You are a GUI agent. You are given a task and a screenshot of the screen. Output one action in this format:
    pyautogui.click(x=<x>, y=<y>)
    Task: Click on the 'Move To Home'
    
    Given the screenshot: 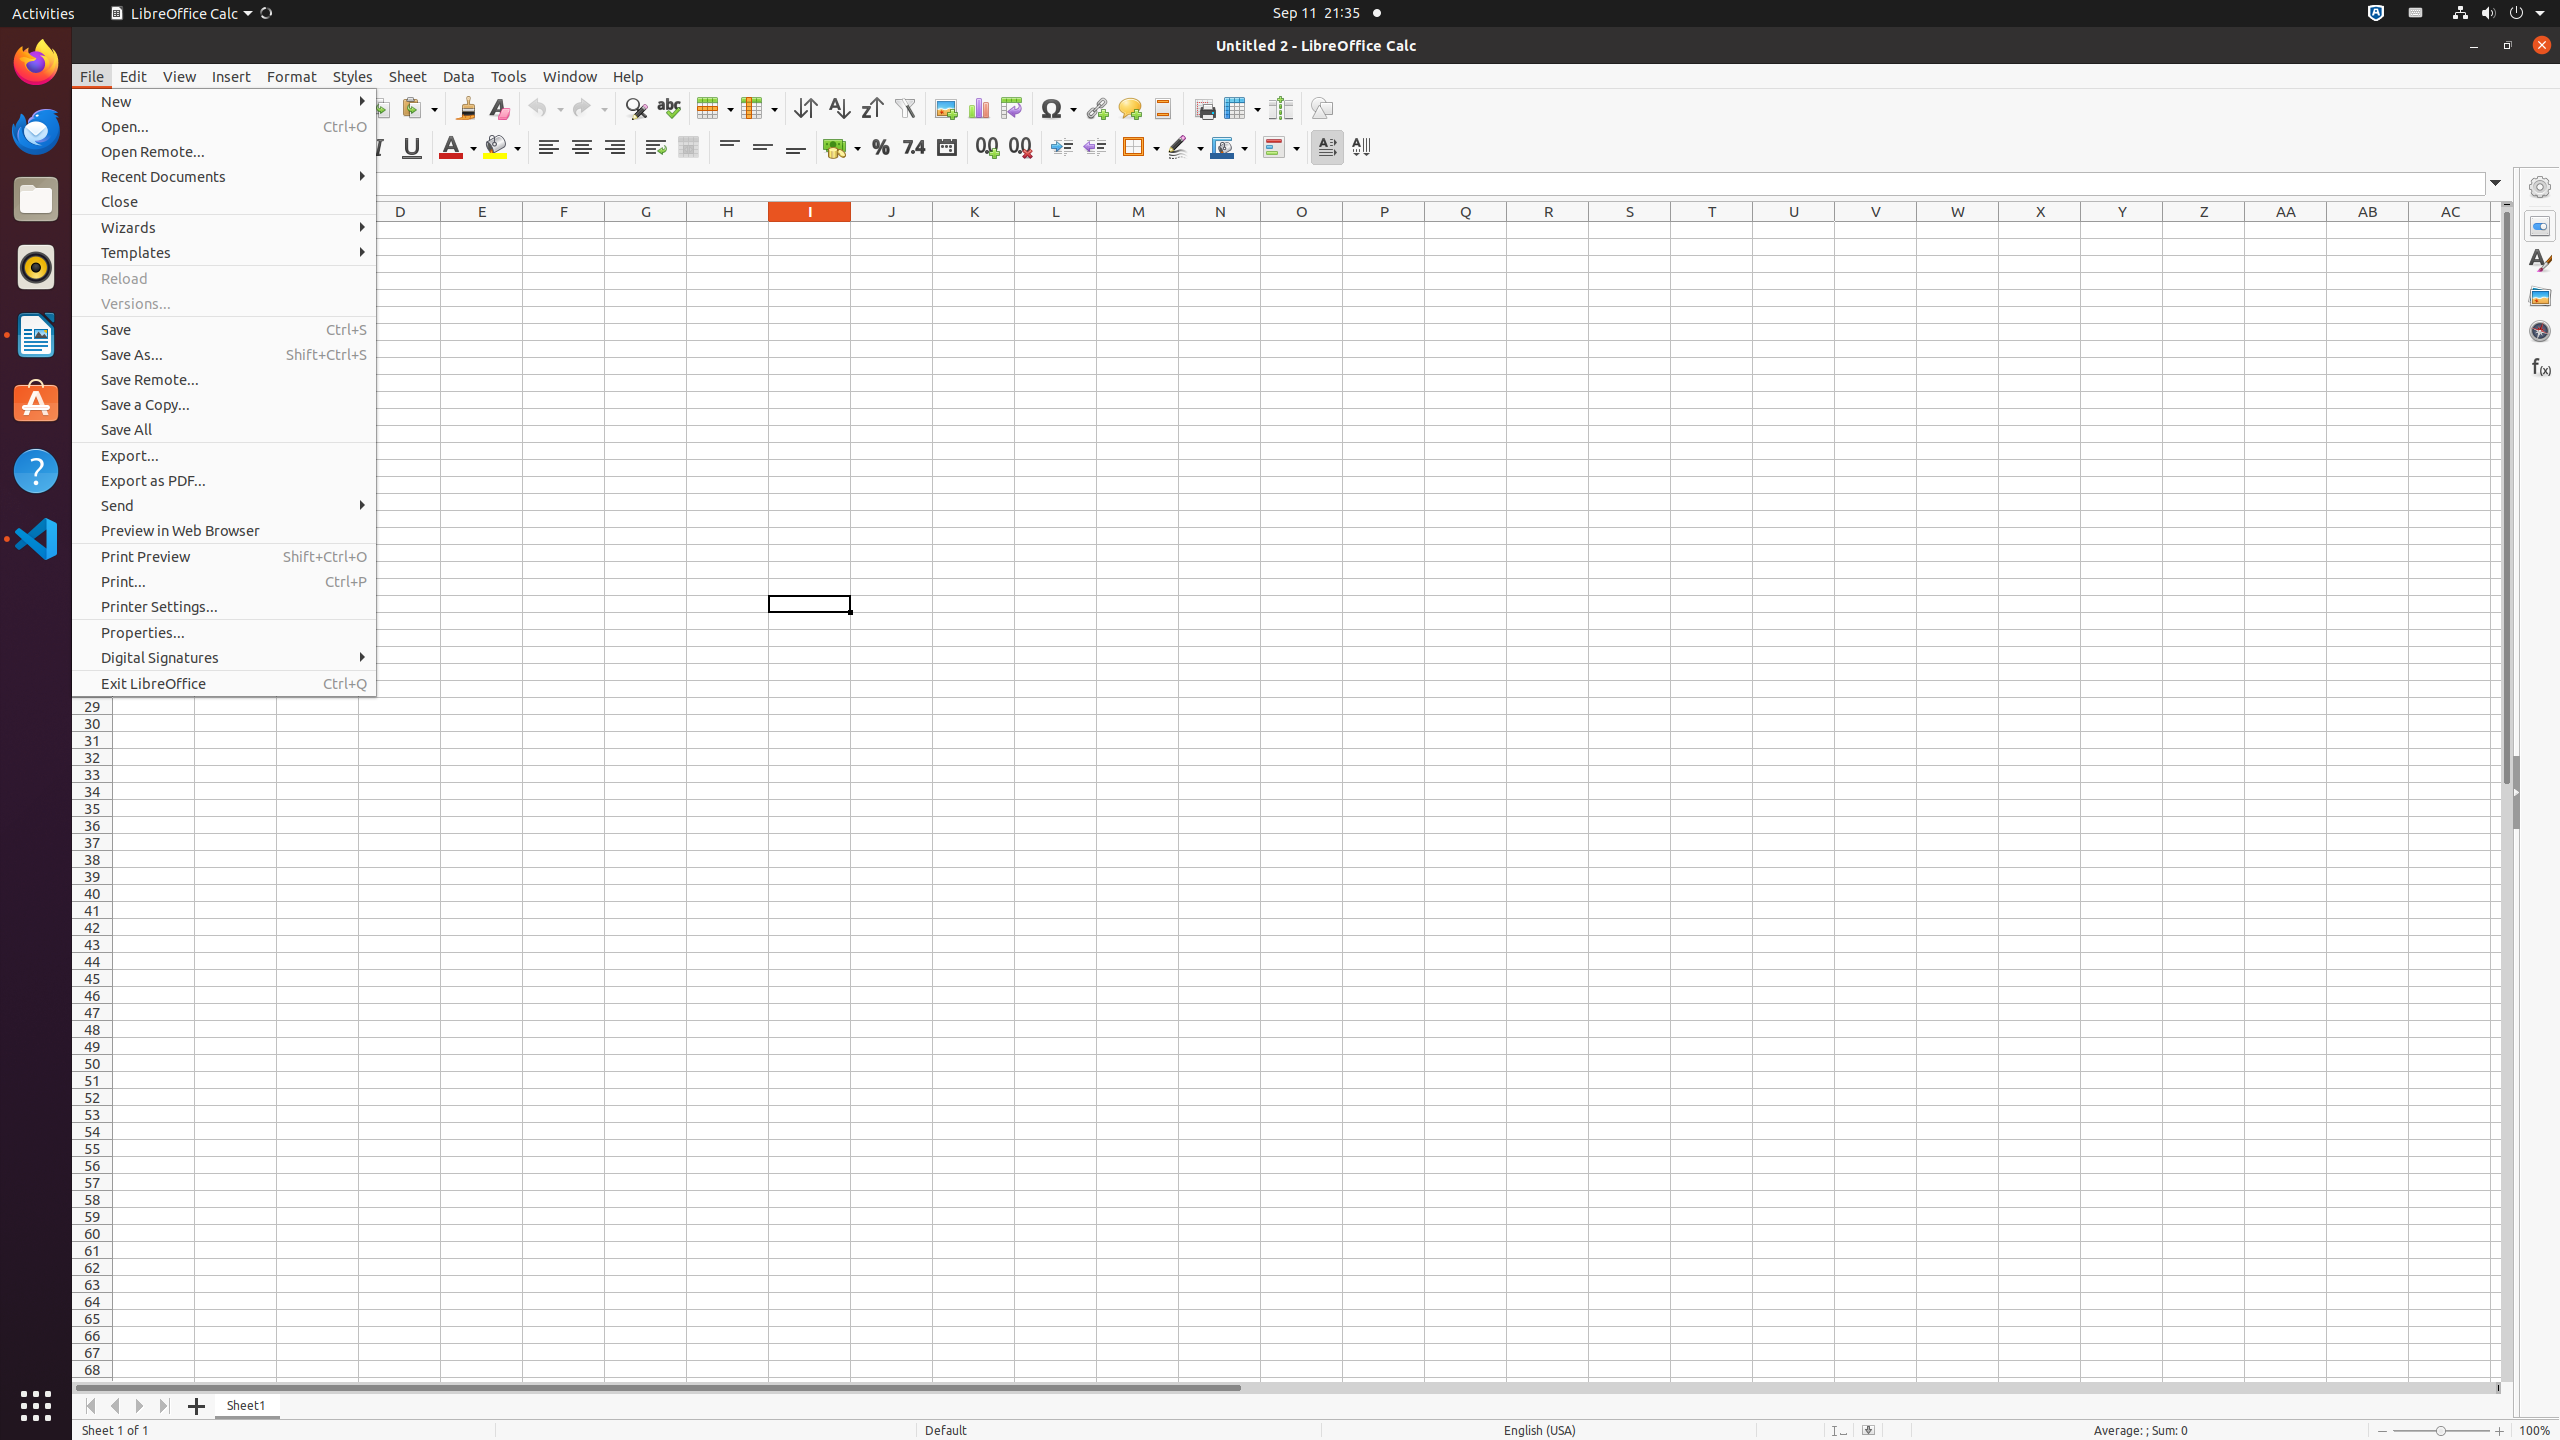 What is the action you would take?
    pyautogui.click(x=89, y=1405)
    